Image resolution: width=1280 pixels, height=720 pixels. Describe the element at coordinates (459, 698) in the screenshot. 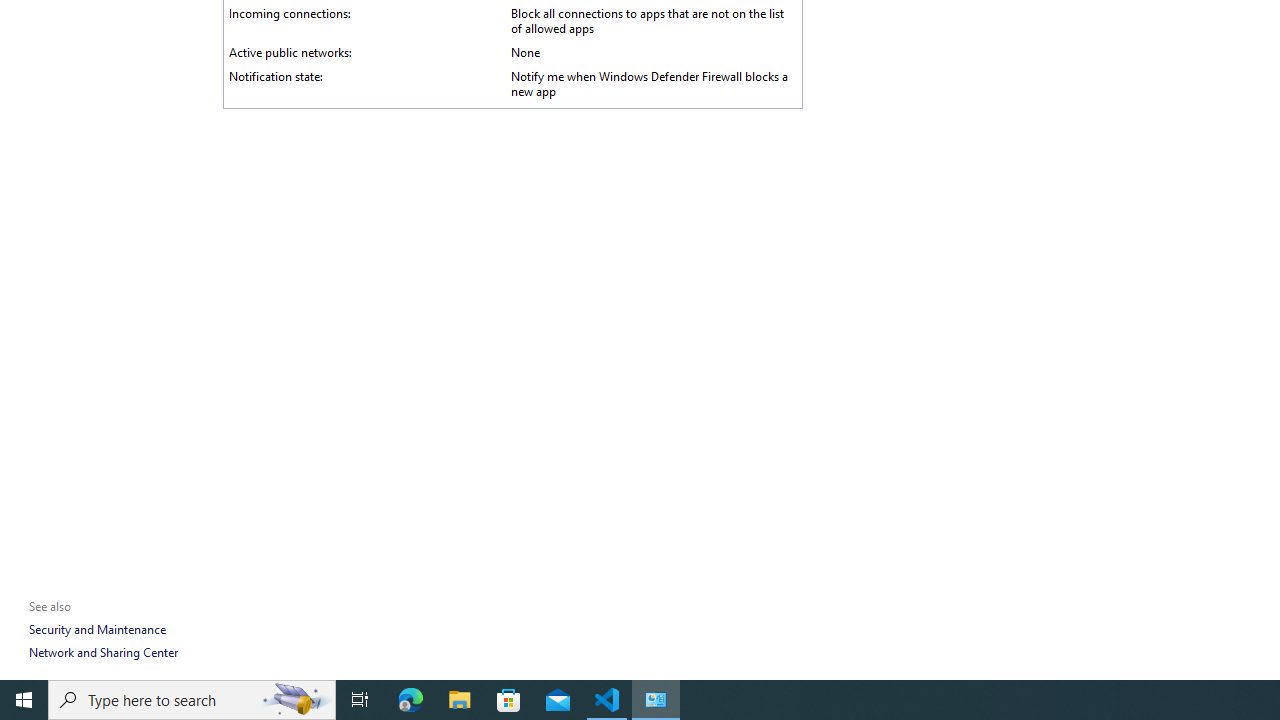

I see `'File Explorer'` at that location.